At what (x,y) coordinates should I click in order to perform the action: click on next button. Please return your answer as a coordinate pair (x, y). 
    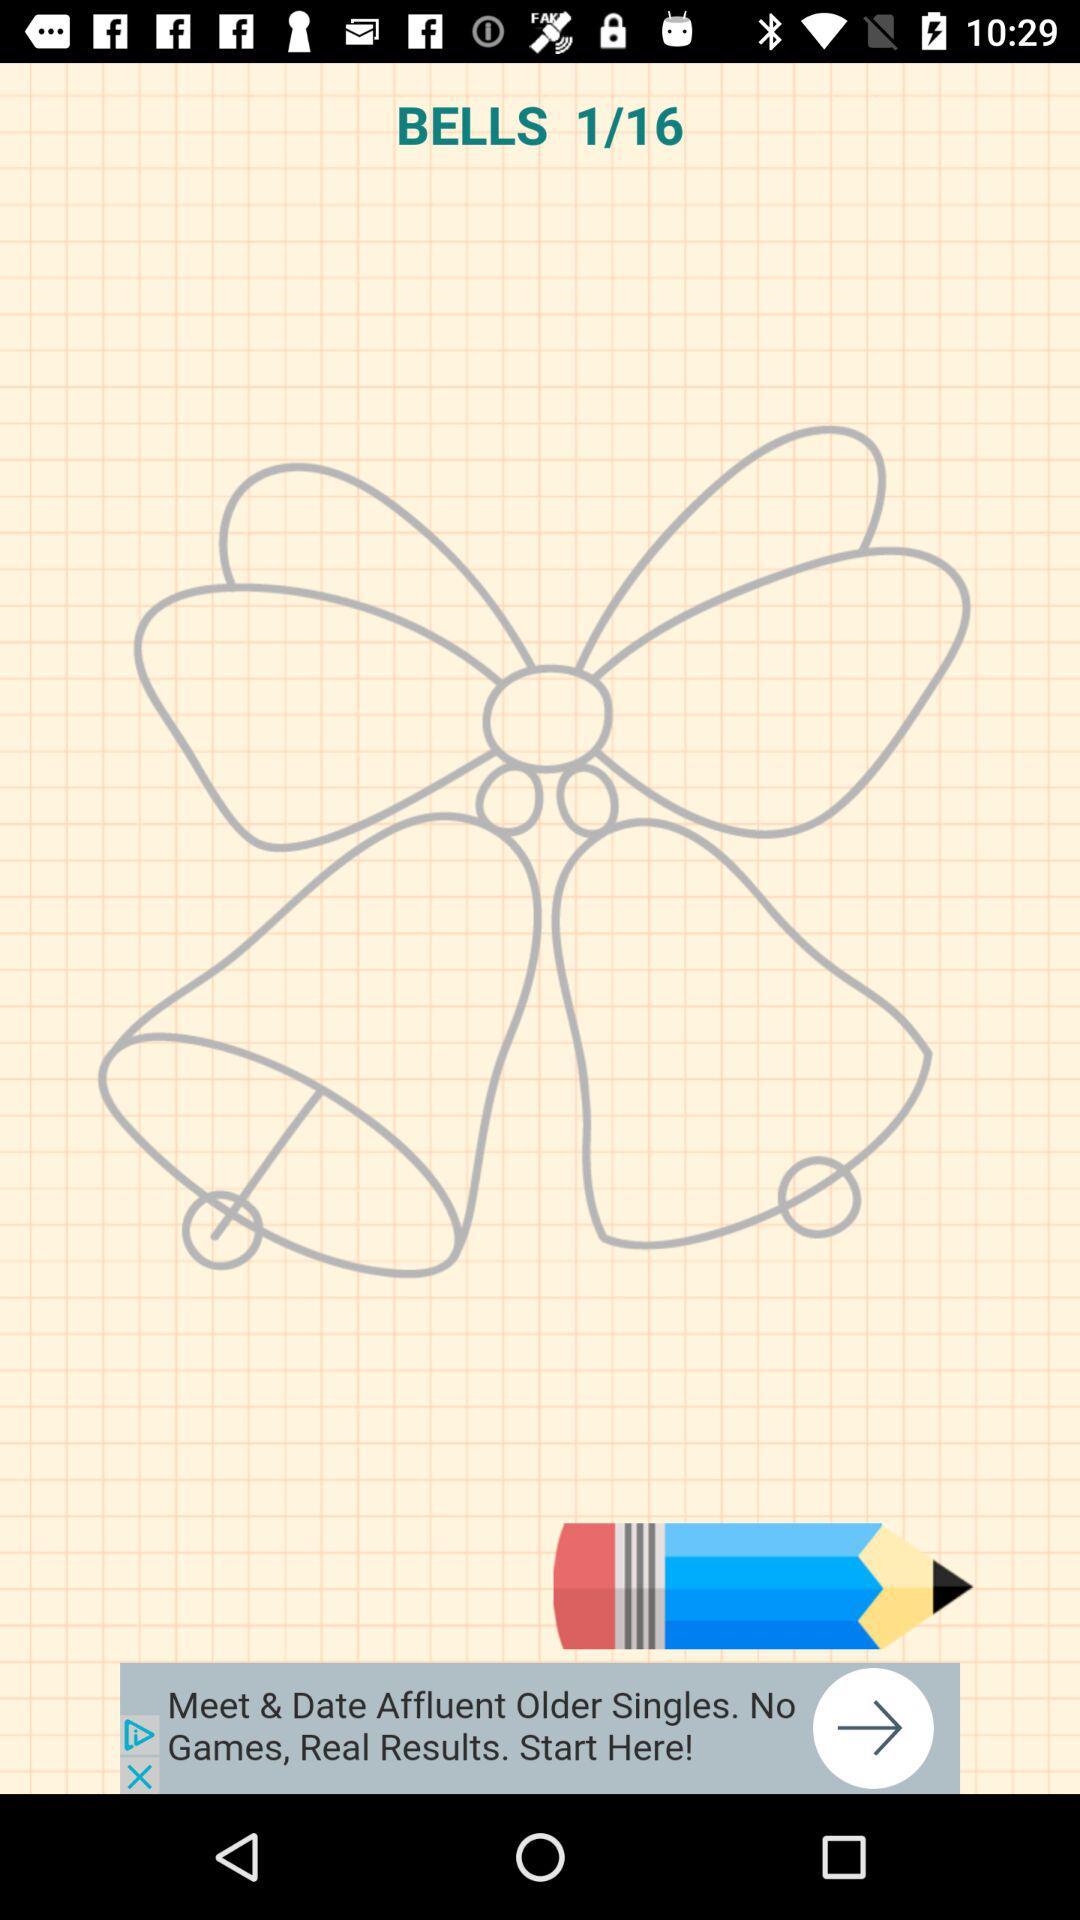
    Looking at the image, I should click on (540, 1727).